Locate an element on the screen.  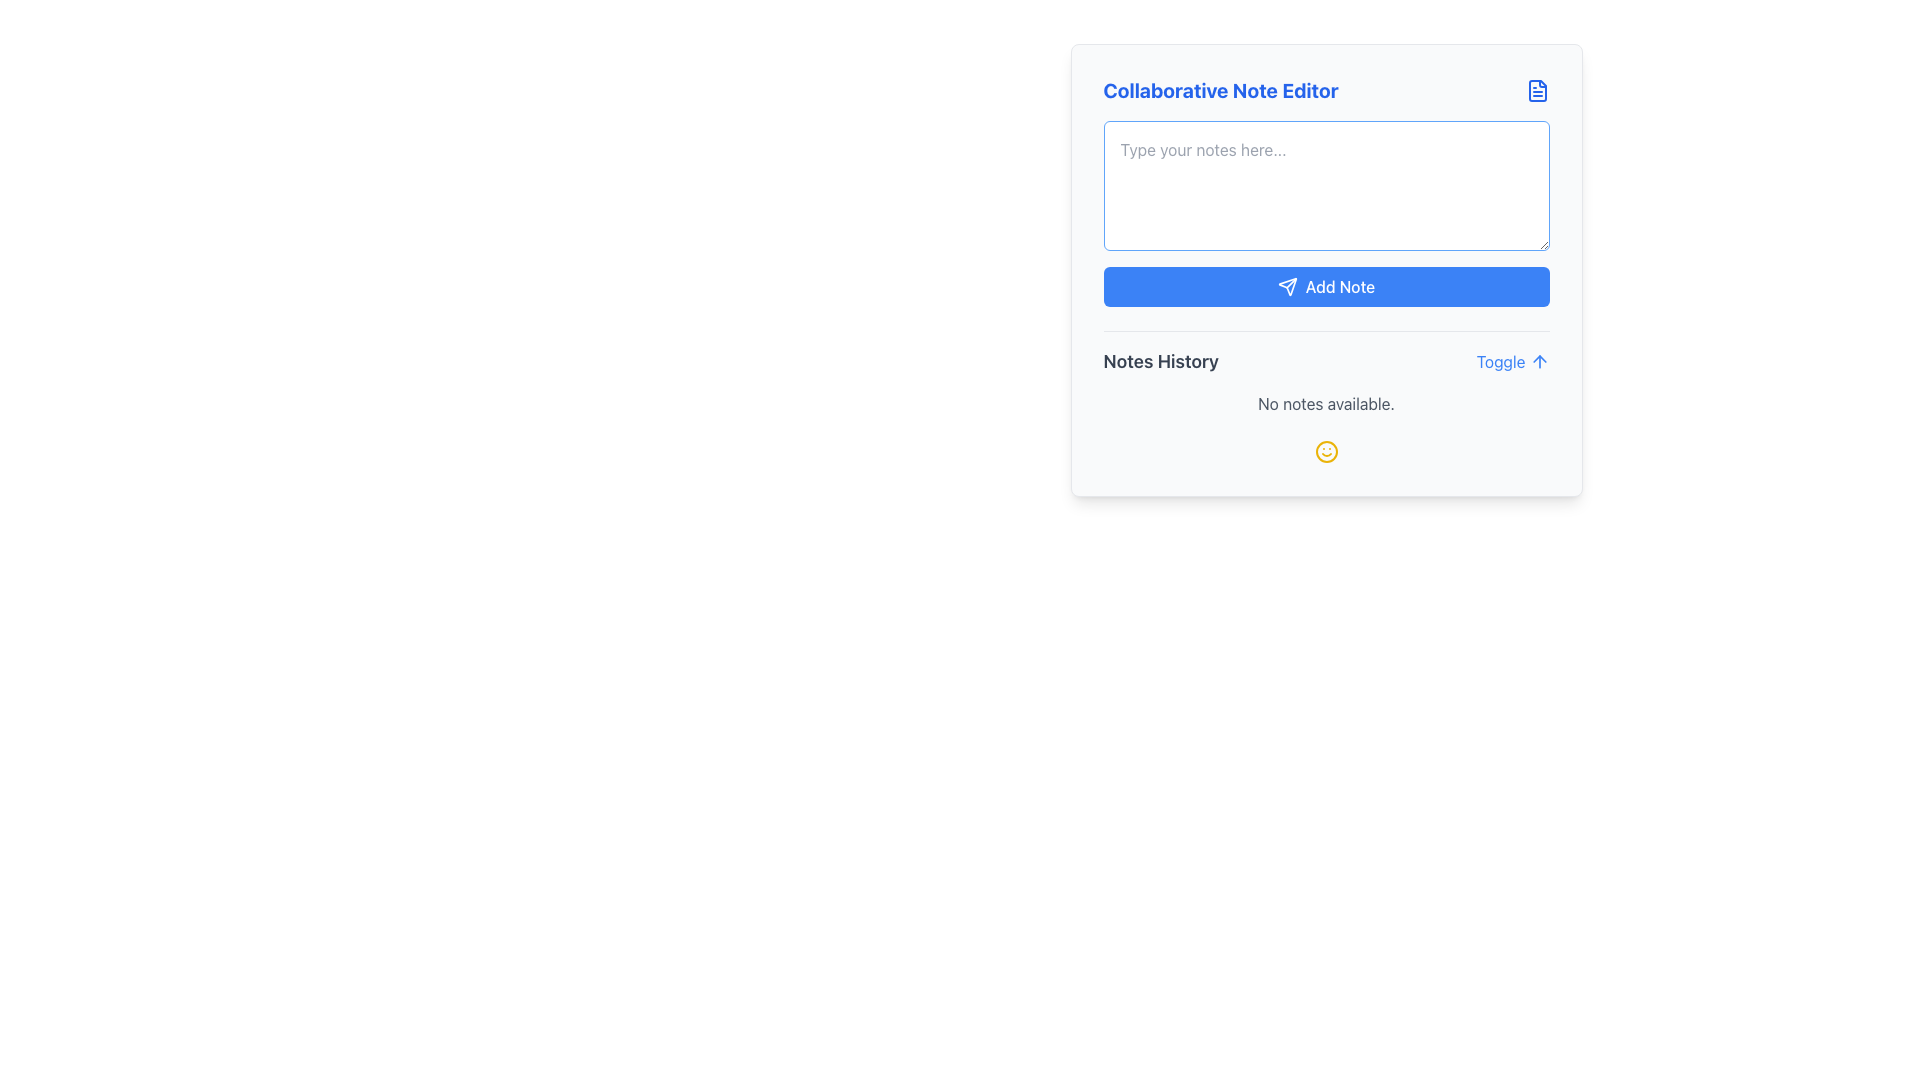
the arrow icon next to the 'Toggle' text in the 'Collaborative Note Editor' card is located at coordinates (1538, 362).